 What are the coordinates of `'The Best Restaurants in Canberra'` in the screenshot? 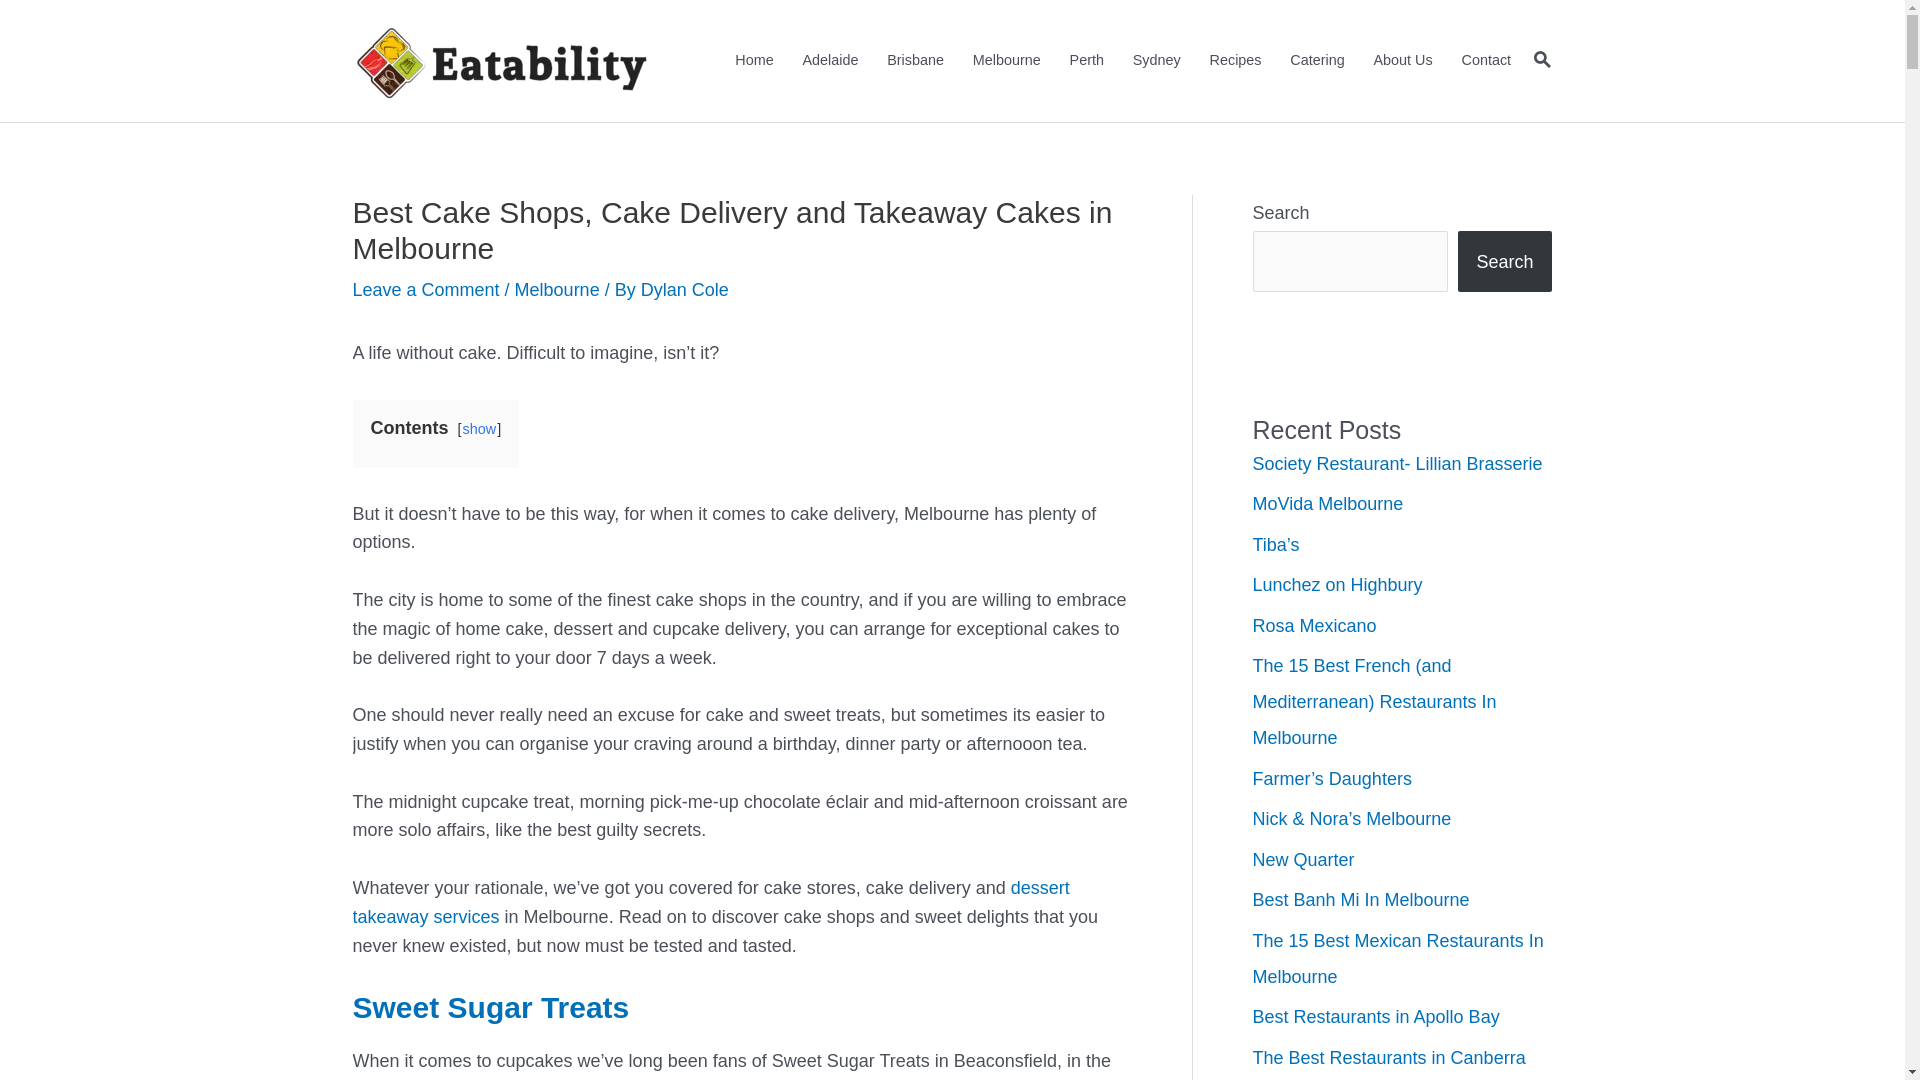 It's located at (1387, 1056).